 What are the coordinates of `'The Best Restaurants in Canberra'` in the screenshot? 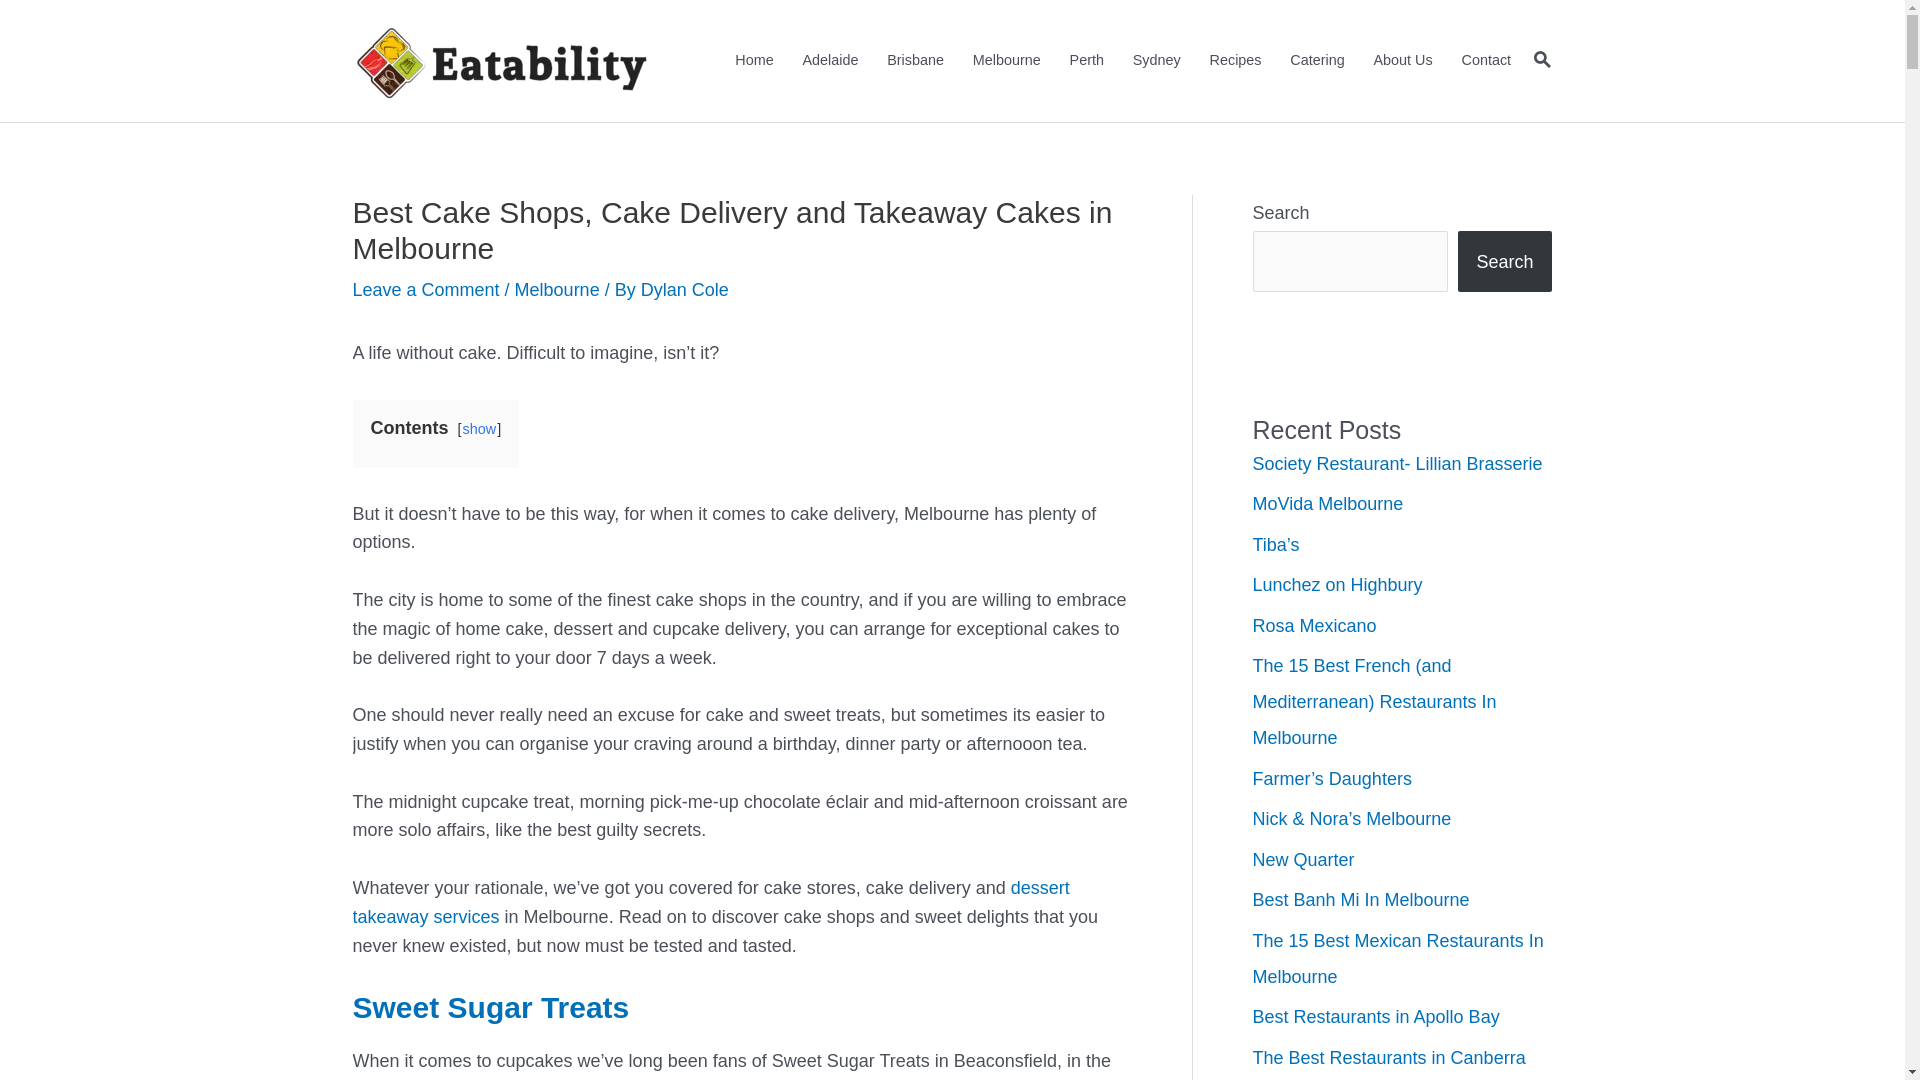 It's located at (1387, 1056).